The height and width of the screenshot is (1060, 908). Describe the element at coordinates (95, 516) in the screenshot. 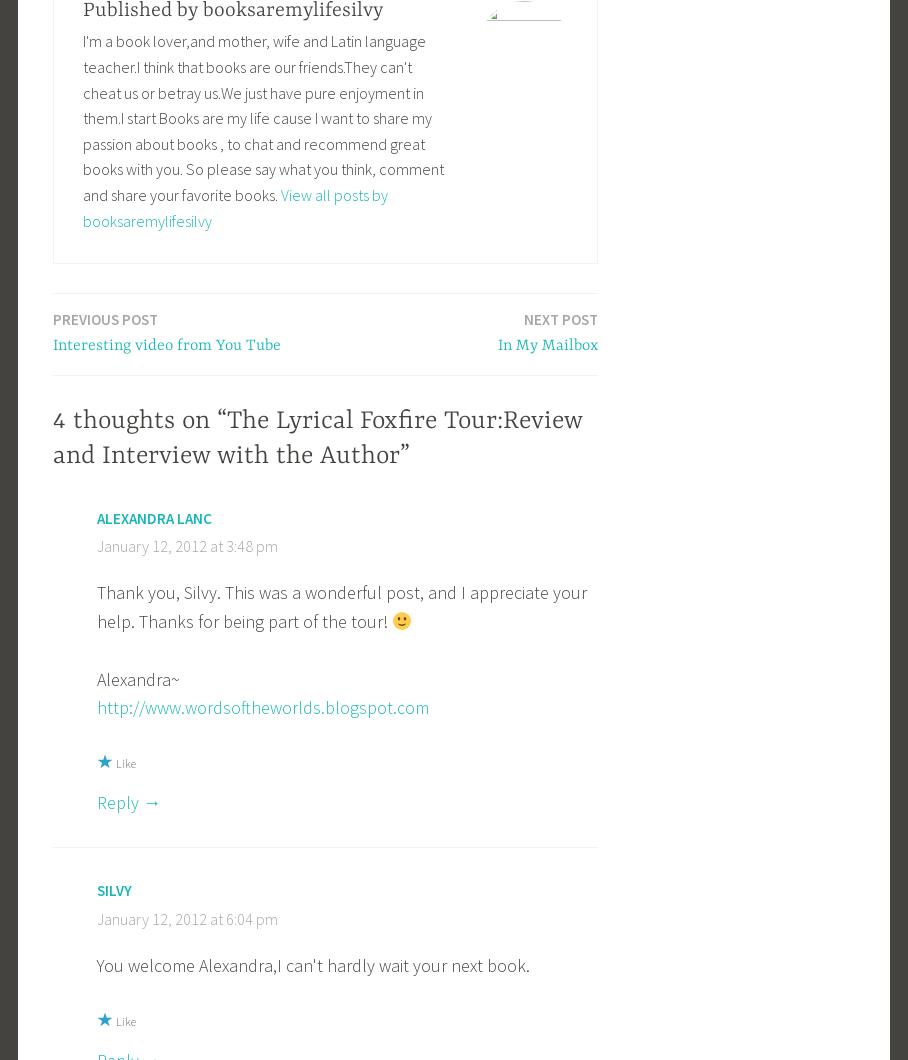

I see `'Alexandra Lanc'` at that location.